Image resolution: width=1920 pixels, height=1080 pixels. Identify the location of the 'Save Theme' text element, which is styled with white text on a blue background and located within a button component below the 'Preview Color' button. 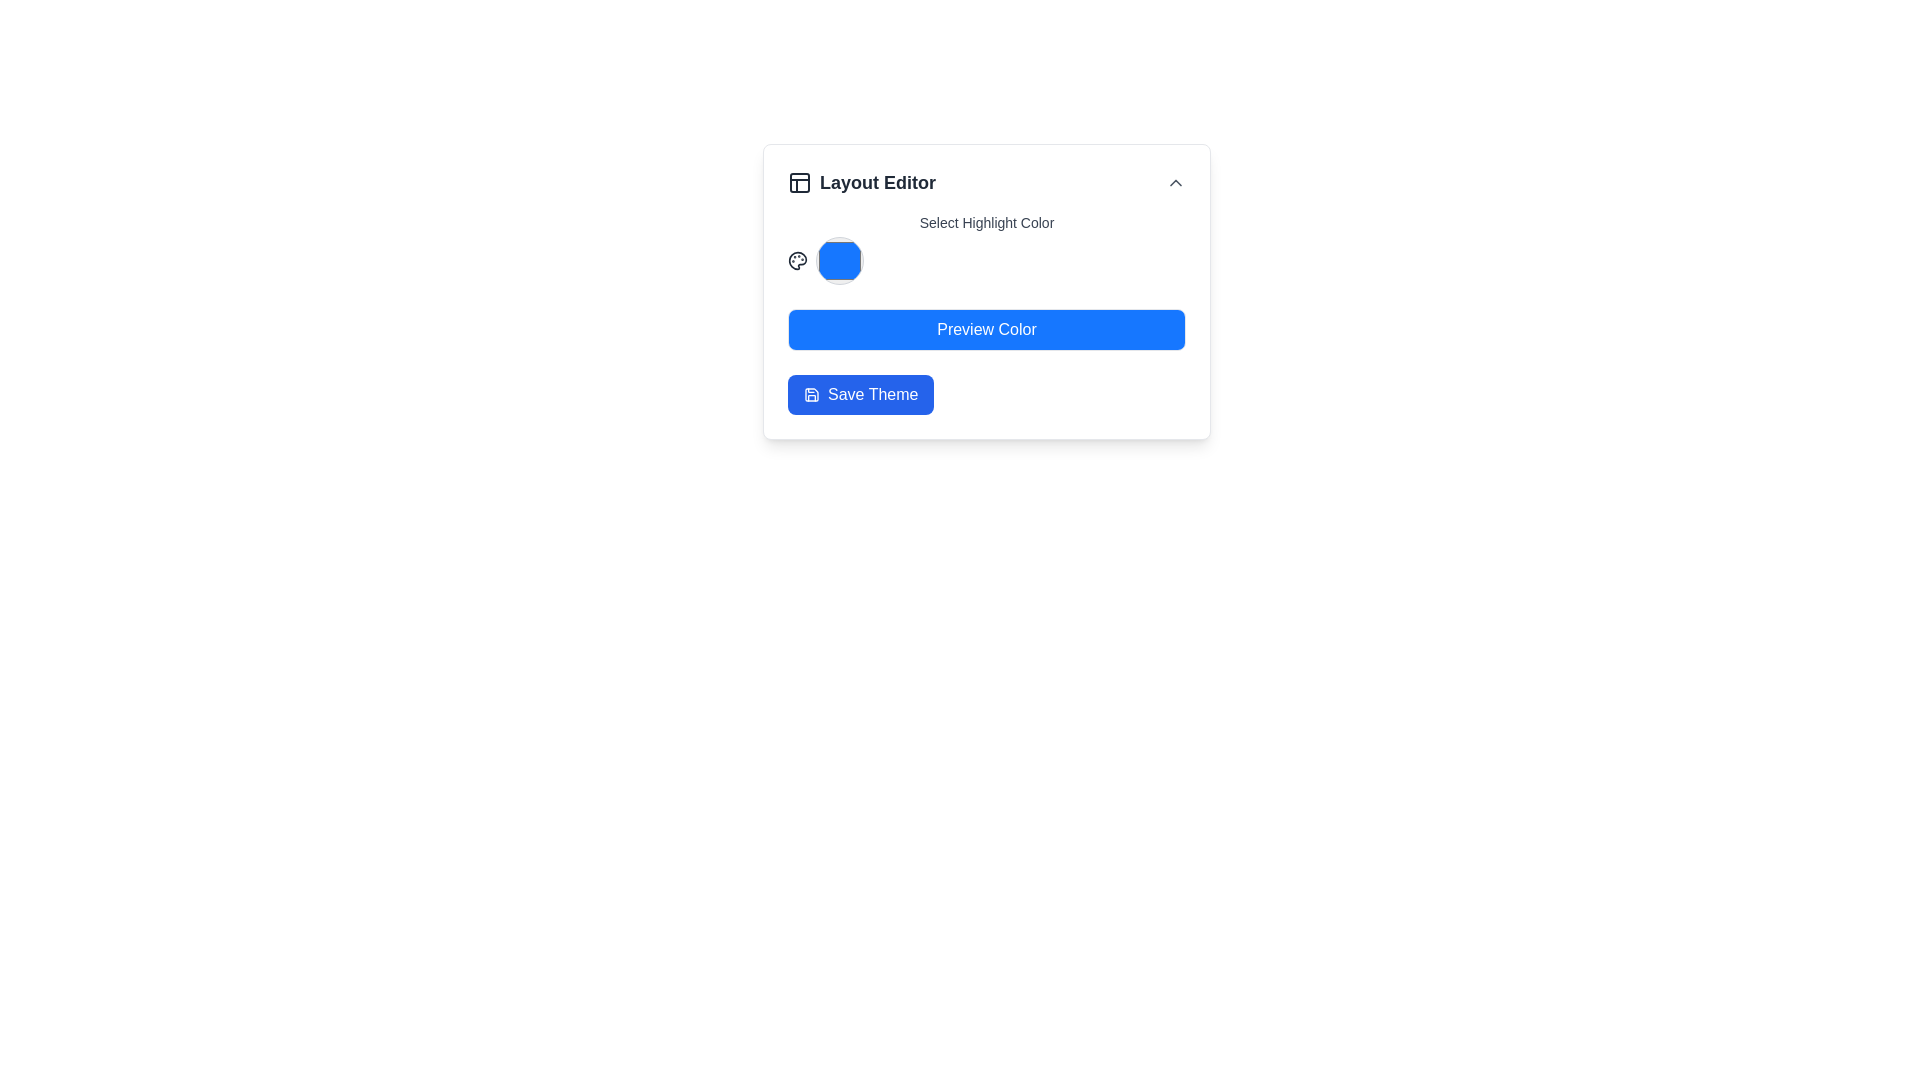
(873, 394).